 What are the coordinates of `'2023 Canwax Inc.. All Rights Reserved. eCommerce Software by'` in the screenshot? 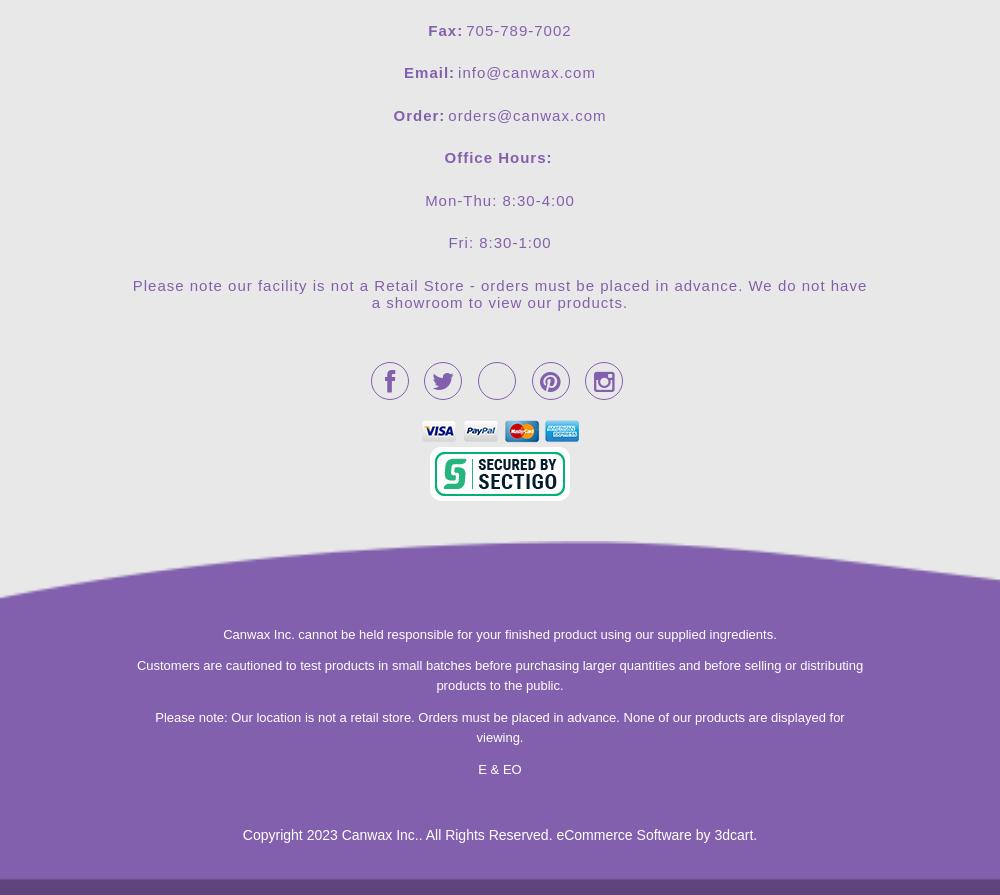 It's located at (510, 834).